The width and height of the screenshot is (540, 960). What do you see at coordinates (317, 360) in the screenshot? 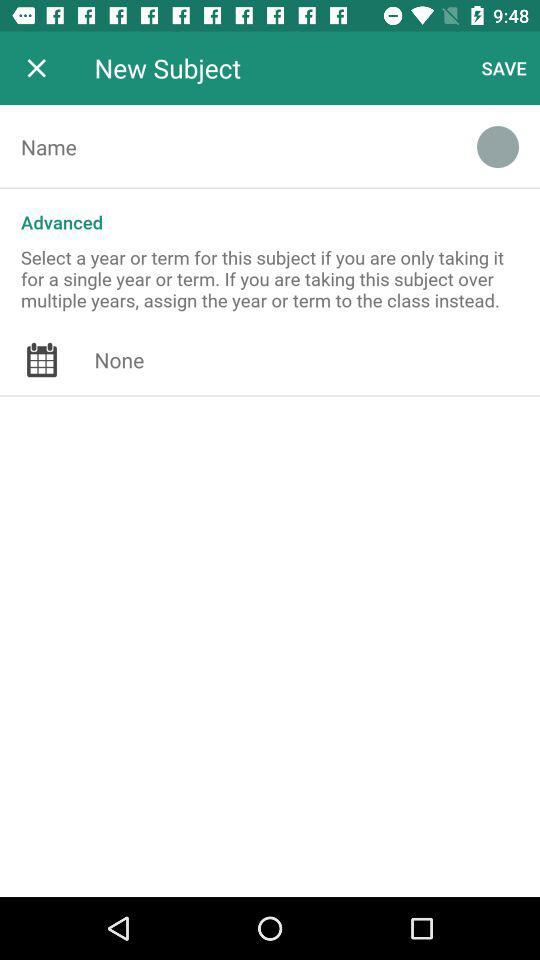
I see `the icon below select a year item` at bounding box center [317, 360].